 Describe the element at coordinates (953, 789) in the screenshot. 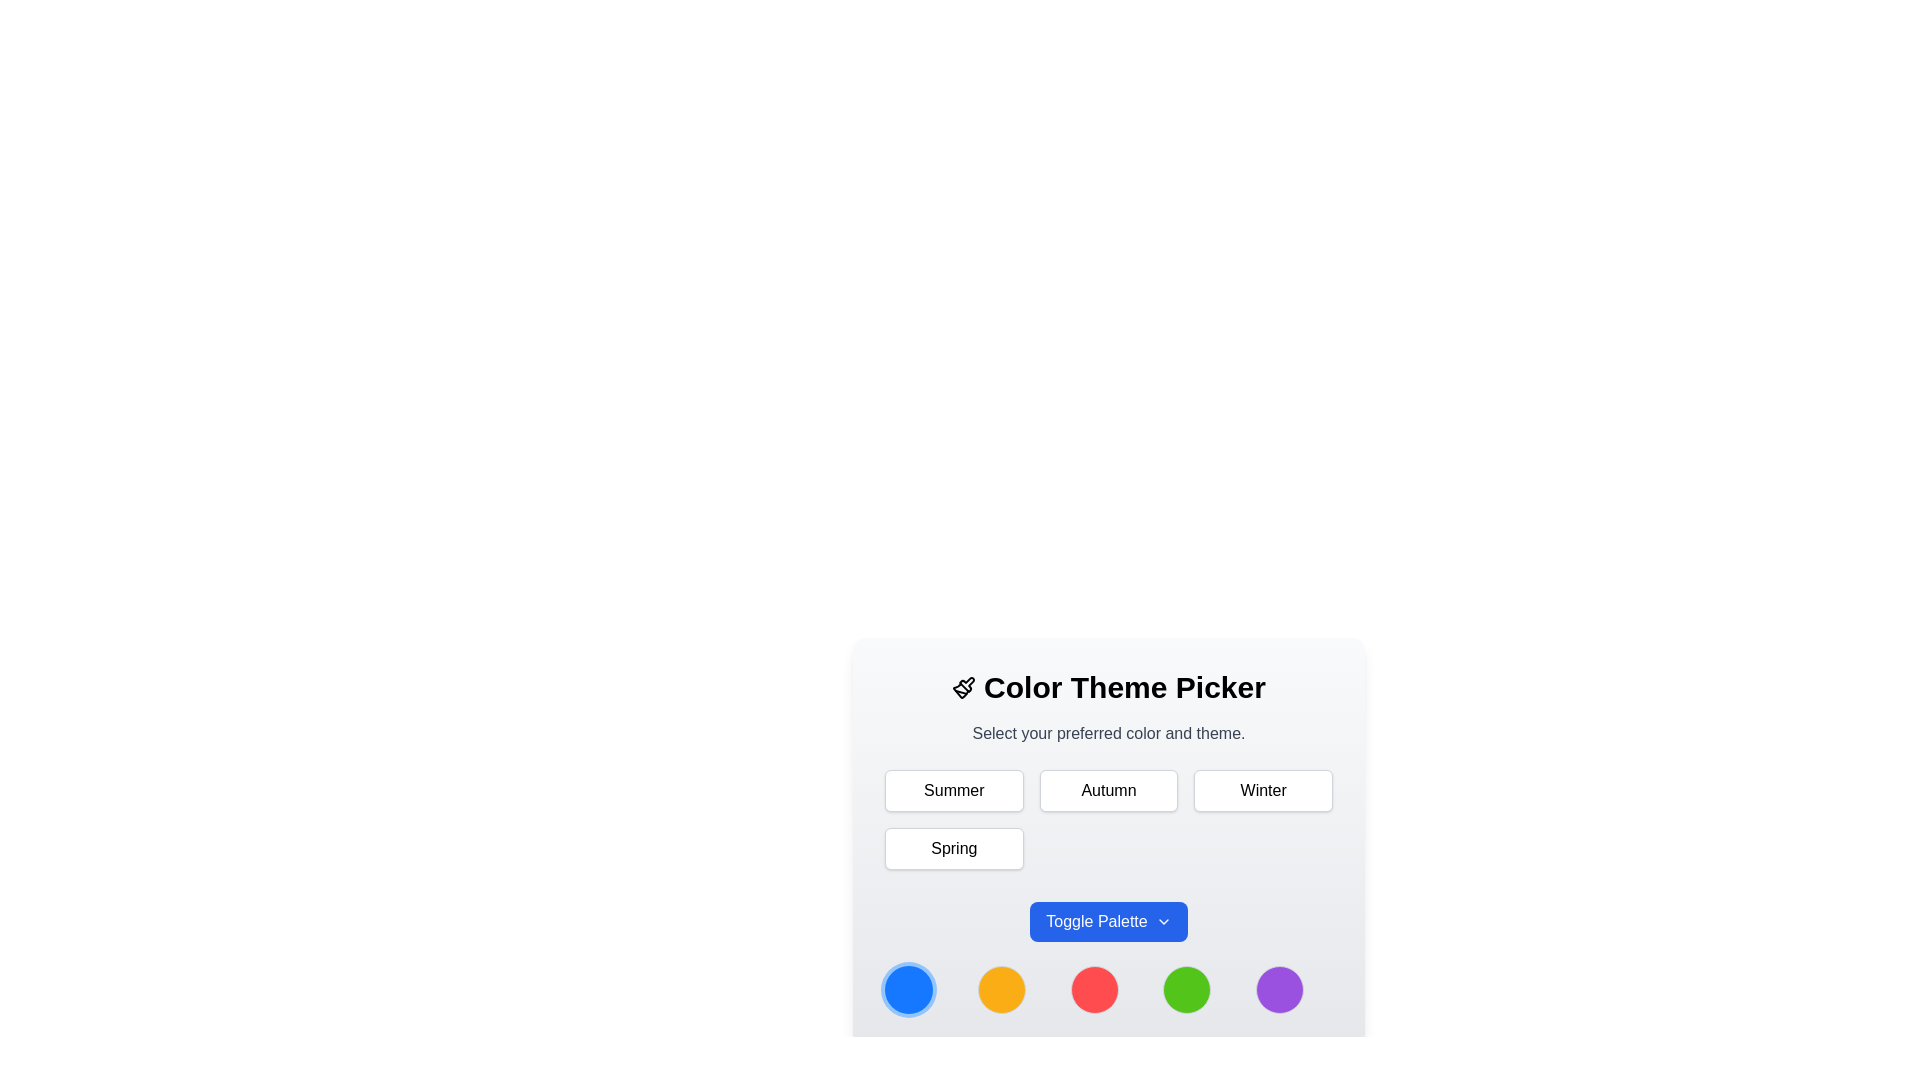

I see `the 'Summer' button, which is a rectangular button with rounded corners, featuring the text 'Summer' in black on a white background, styled with a thin gray border and shadow effect` at that location.